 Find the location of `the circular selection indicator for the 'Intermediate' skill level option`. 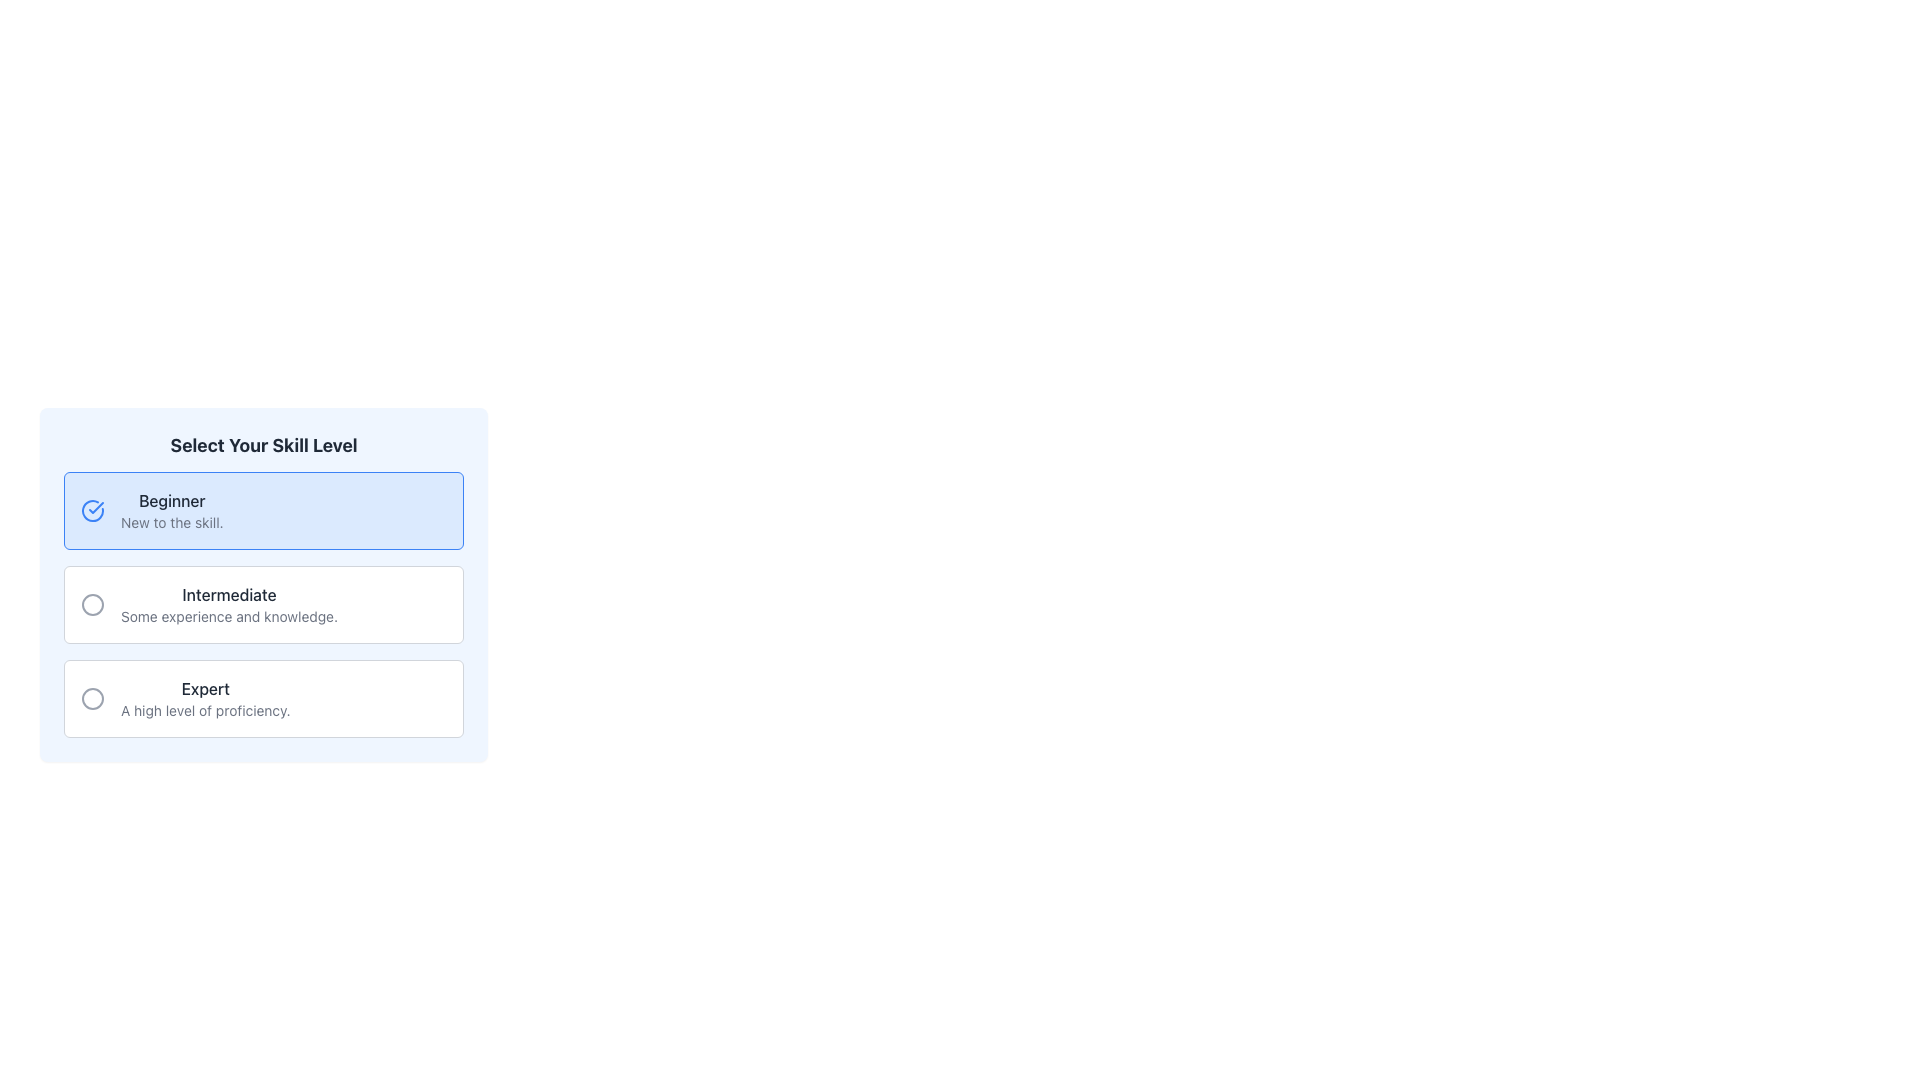

the circular selection indicator for the 'Intermediate' skill level option is located at coordinates (91, 604).